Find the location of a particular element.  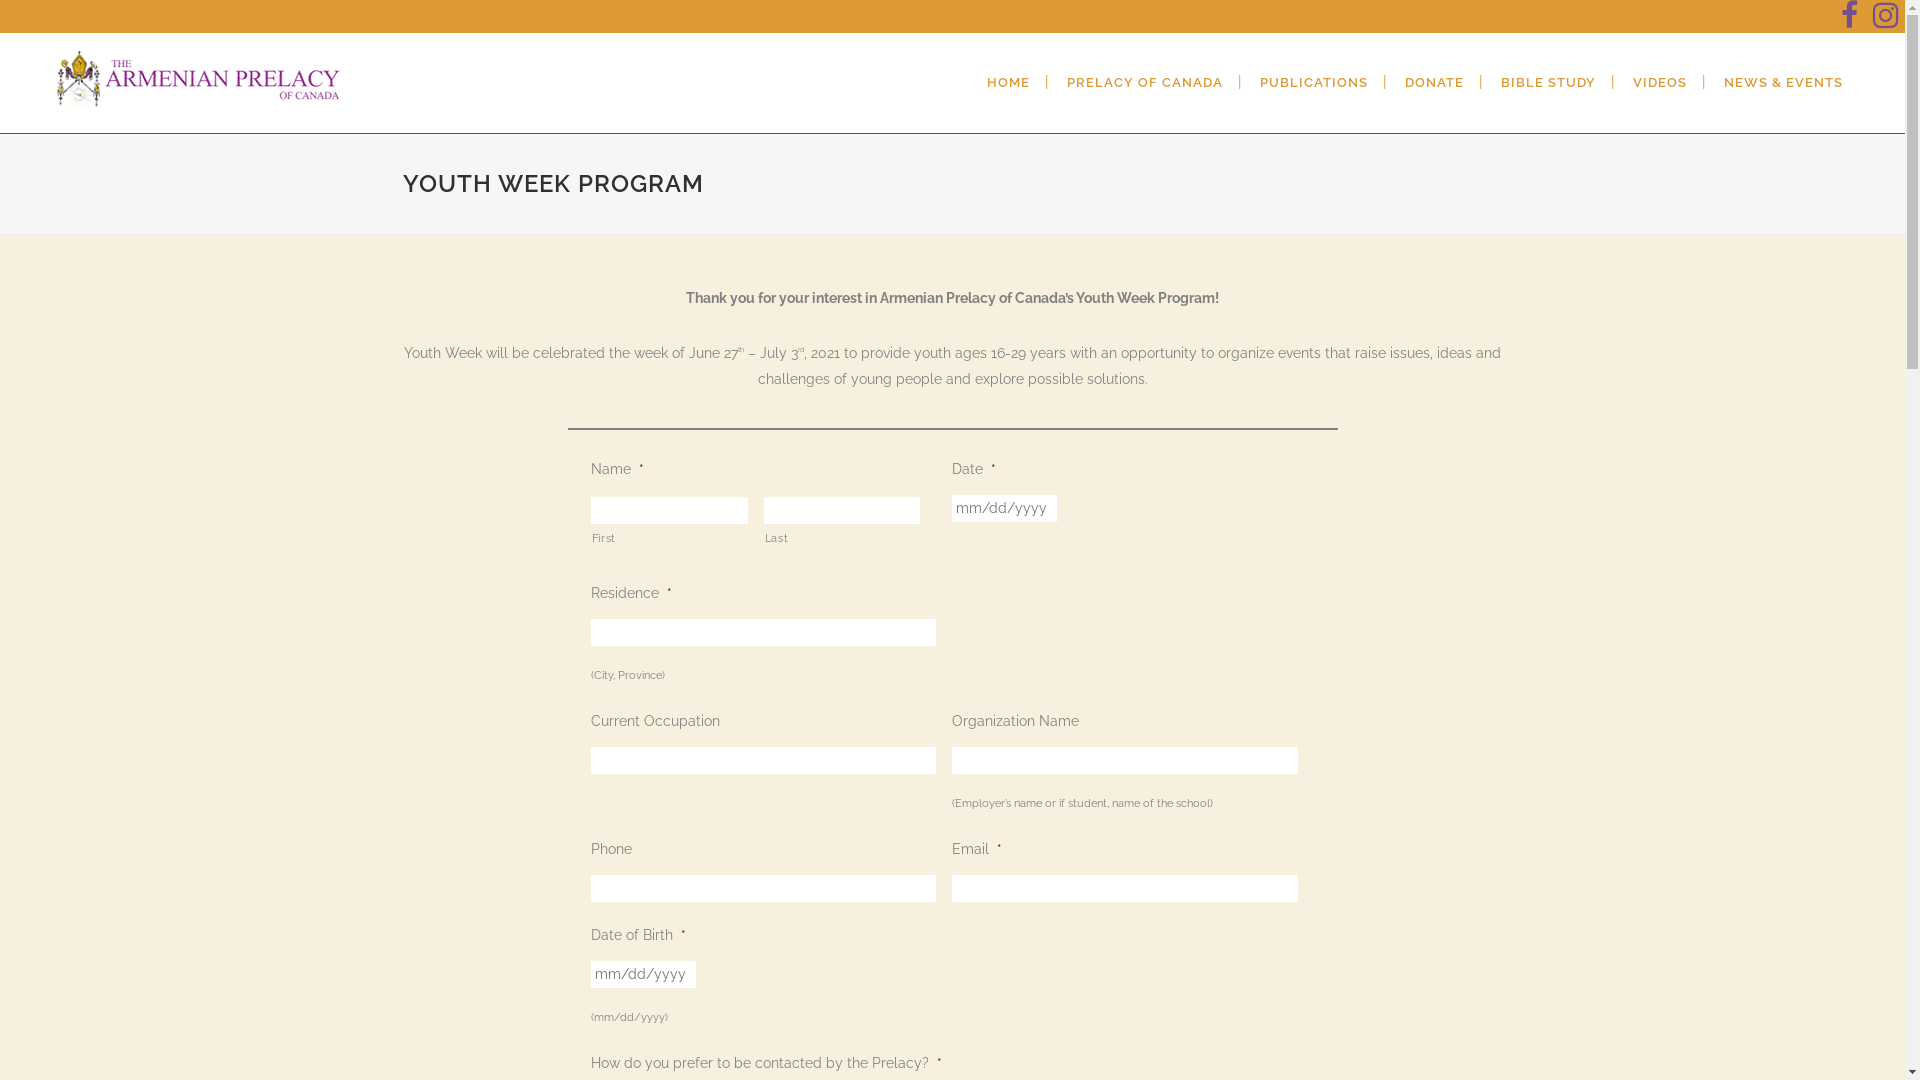

'NEWS & EVENTS' is located at coordinates (1706, 82).